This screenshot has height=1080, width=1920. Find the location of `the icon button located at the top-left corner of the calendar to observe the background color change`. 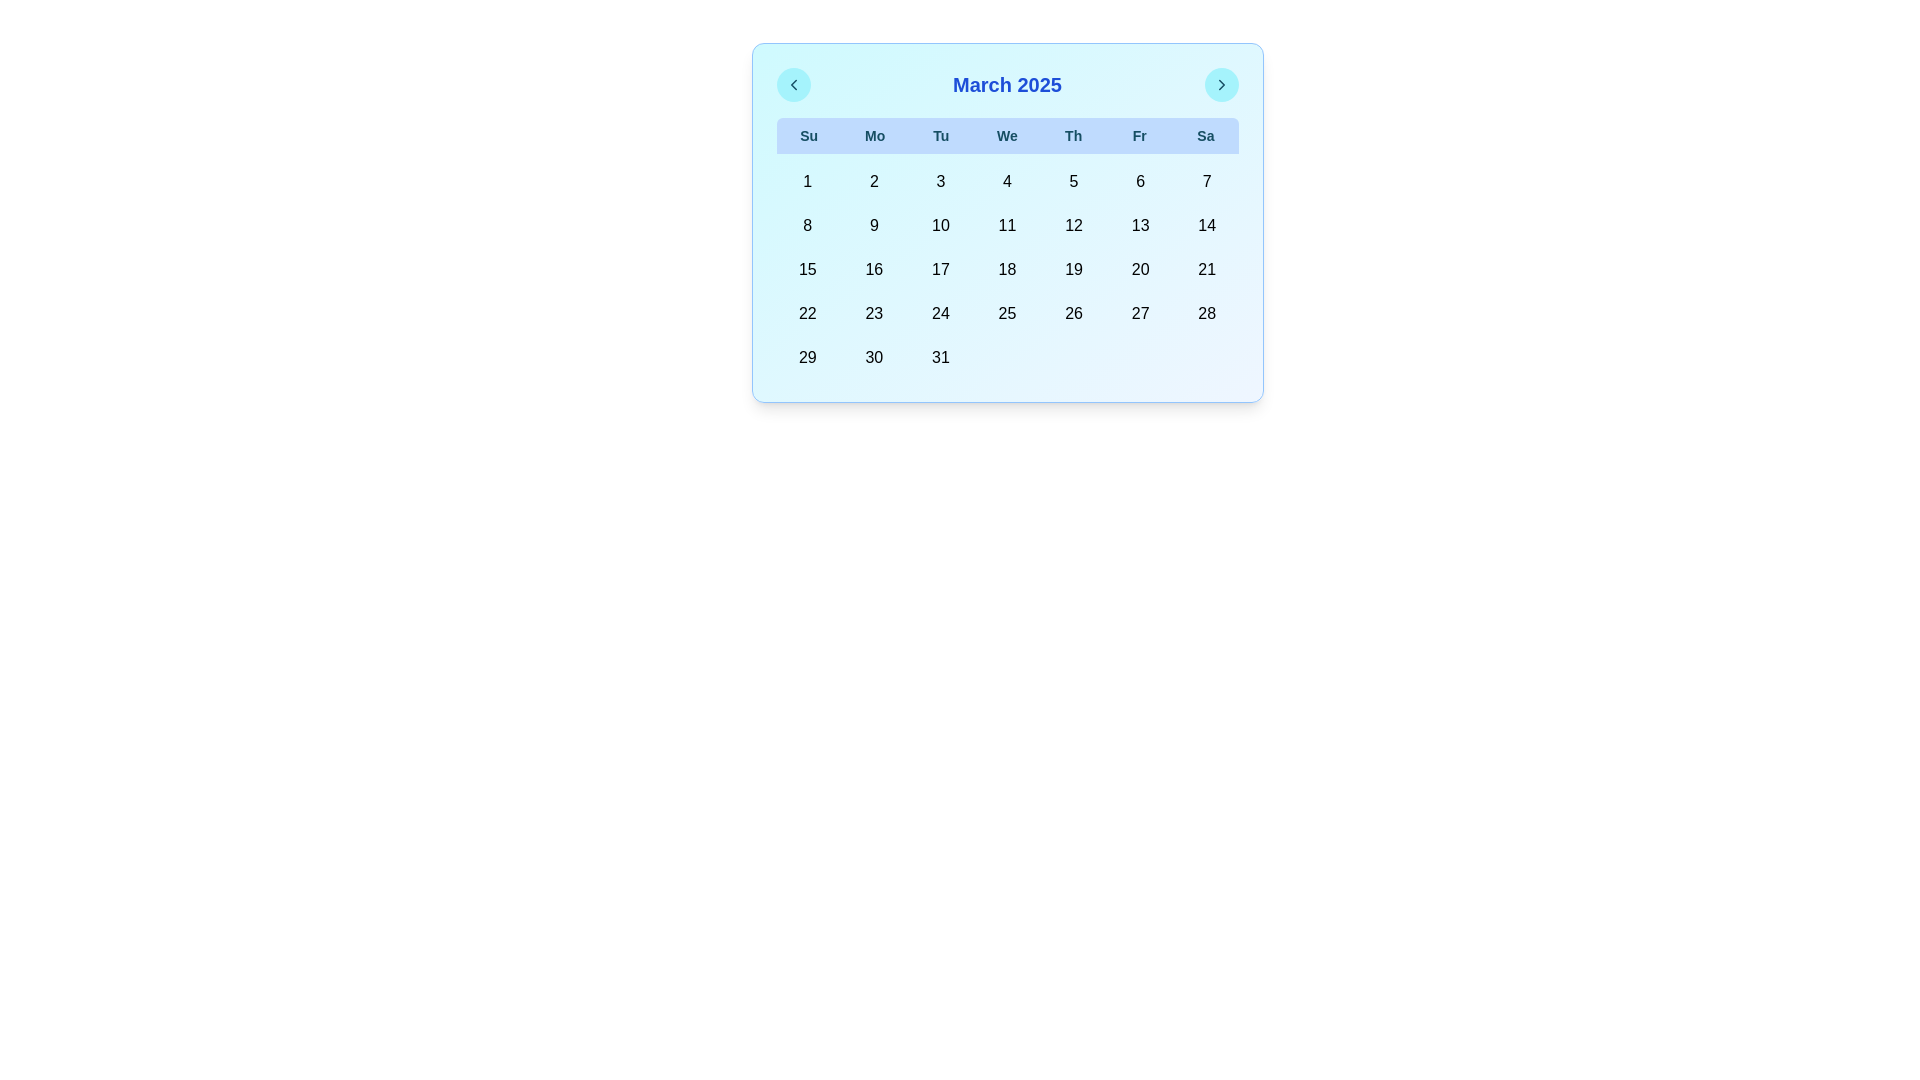

the icon button located at the top-left corner of the calendar to observe the background color change is located at coordinates (792, 83).